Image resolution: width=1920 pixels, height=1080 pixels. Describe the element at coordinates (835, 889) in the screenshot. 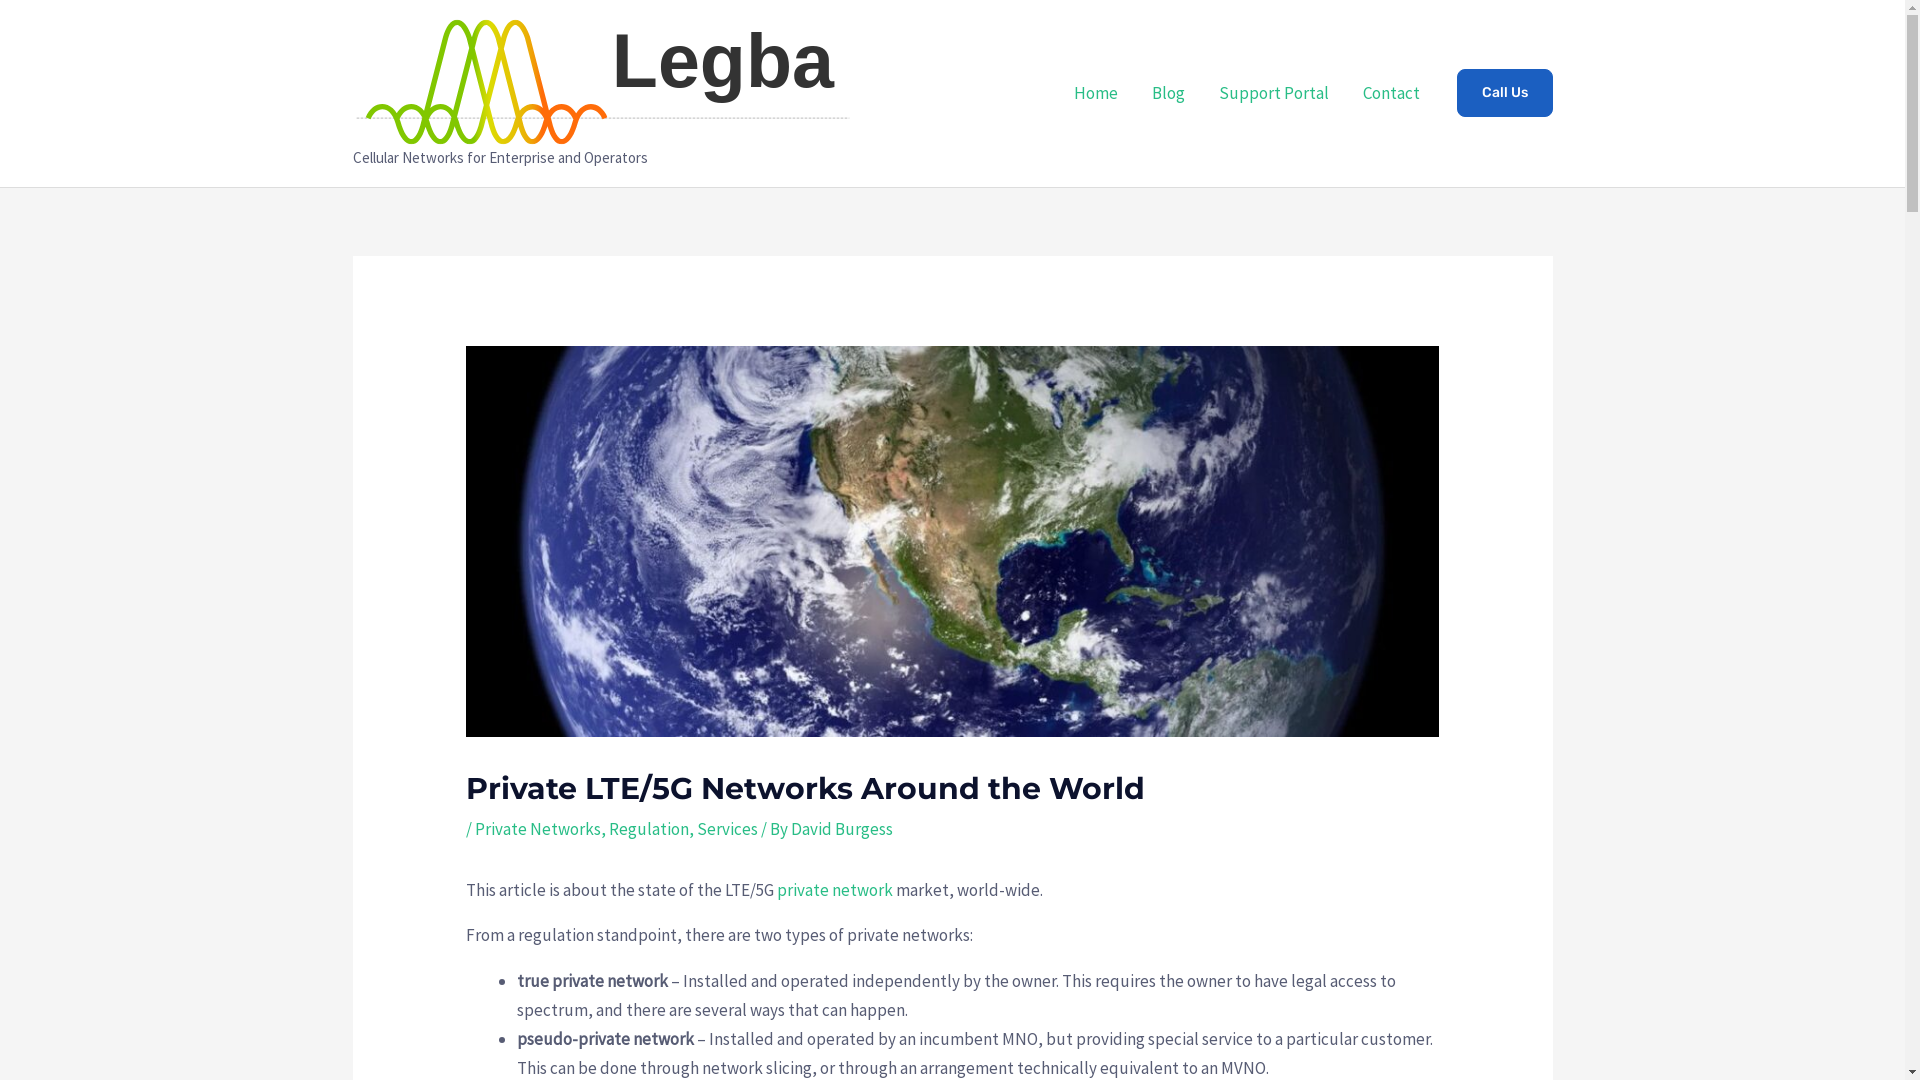

I see `'private network'` at that location.